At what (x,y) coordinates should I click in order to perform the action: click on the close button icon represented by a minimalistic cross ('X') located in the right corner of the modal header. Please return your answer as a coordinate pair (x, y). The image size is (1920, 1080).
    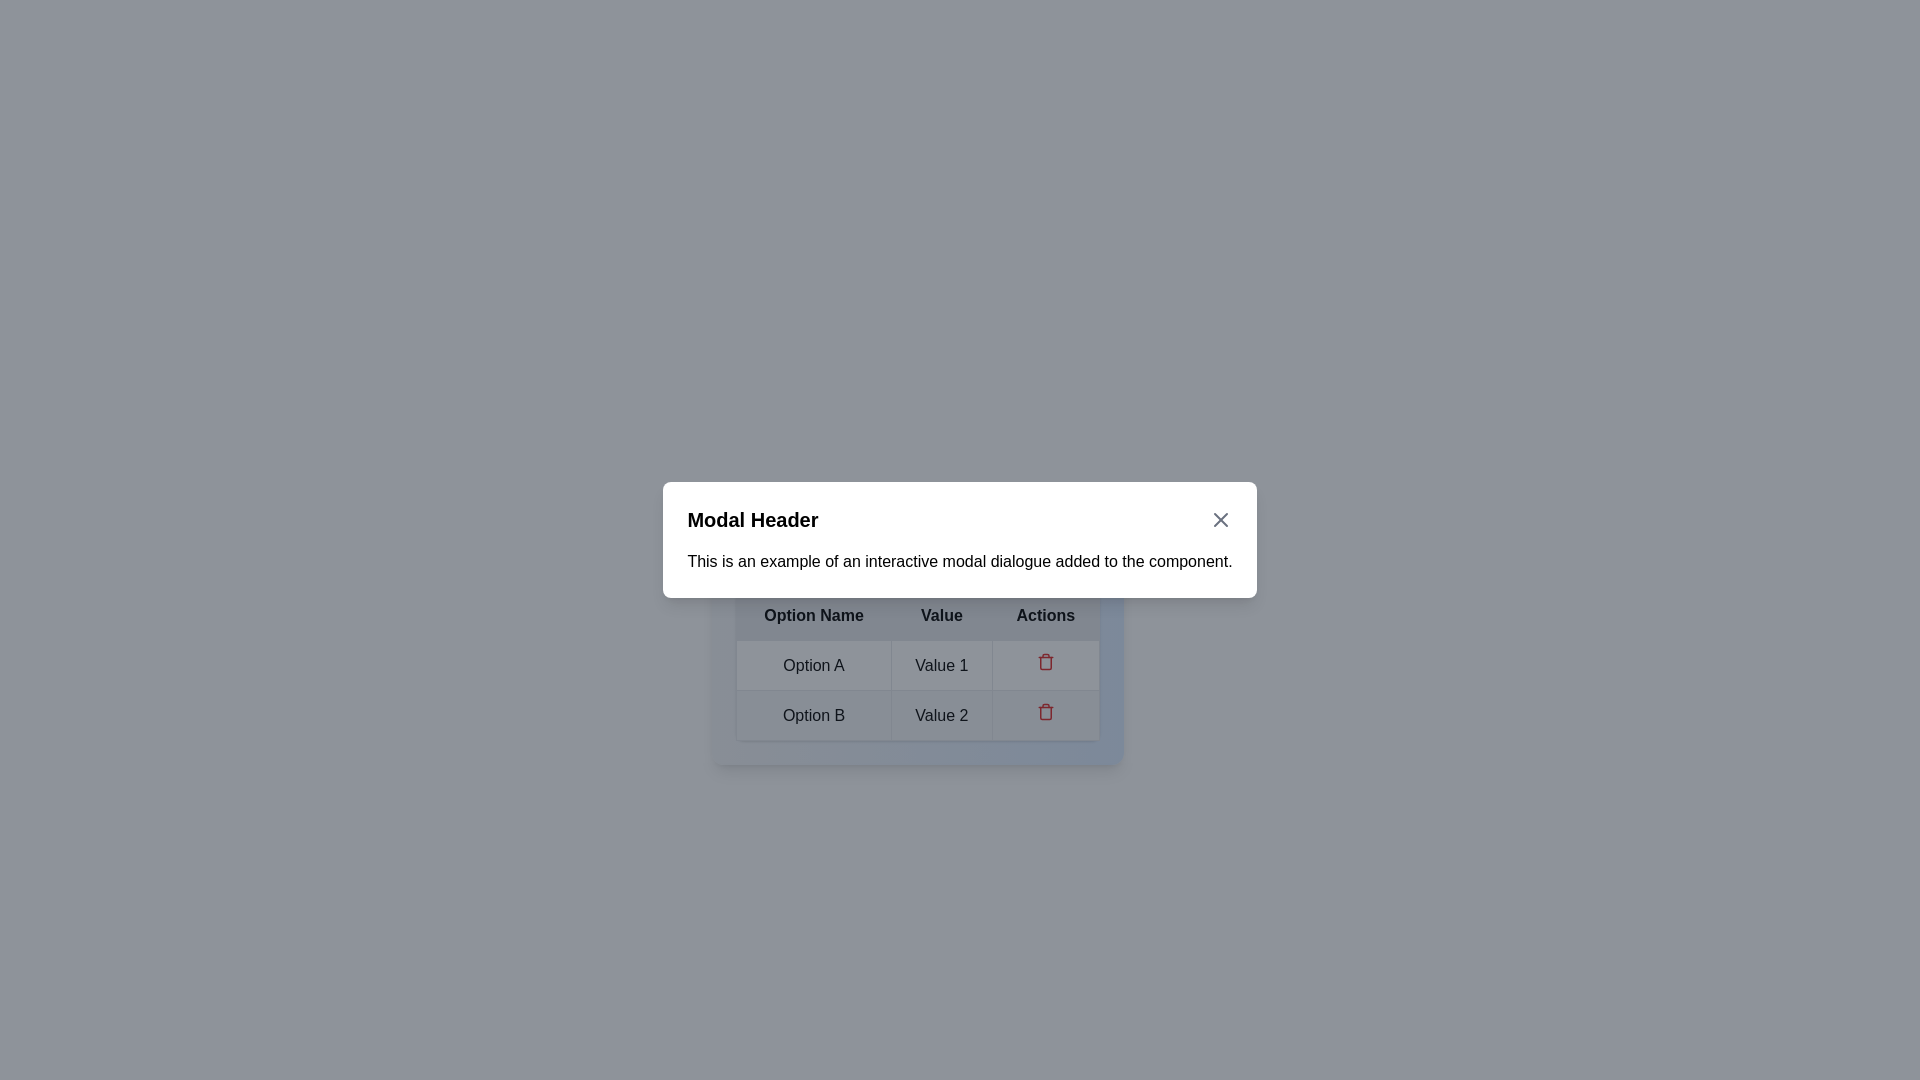
    Looking at the image, I should click on (1219, 519).